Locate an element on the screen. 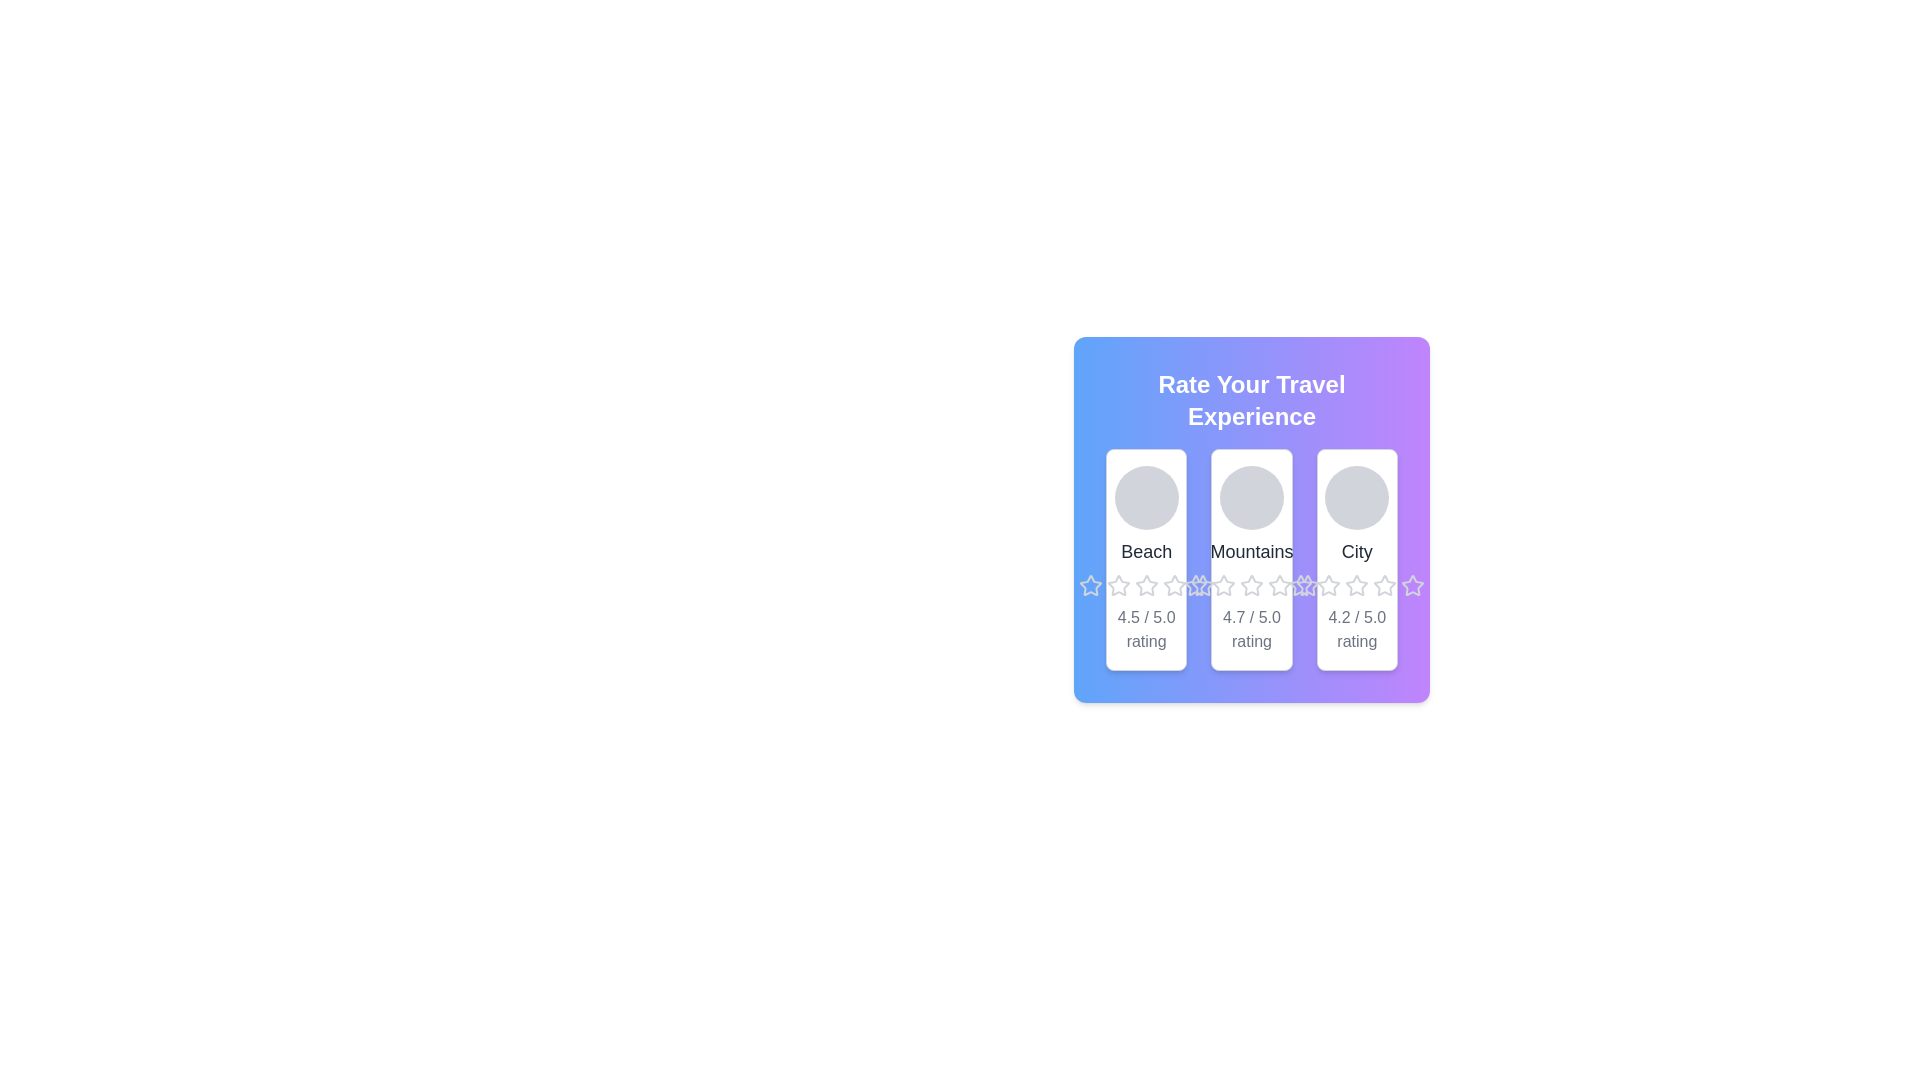 Image resolution: width=1920 pixels, height=1080 pixels. the fourth star icon in the rating system for the 'Mountains' experience, located beneath the 'Rate Your Travel Experience' title is located at coordinates (1251, 585).